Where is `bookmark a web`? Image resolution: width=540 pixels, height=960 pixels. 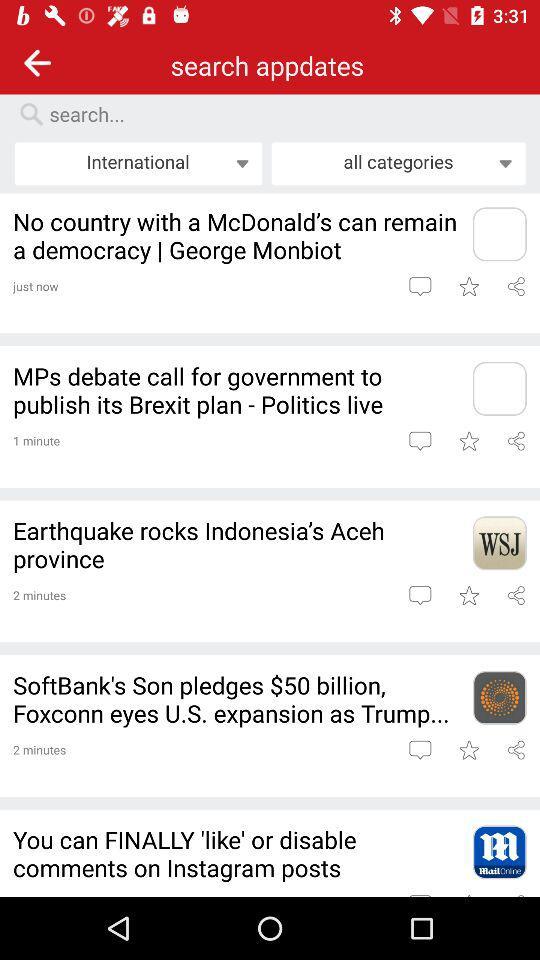
bookmark a web is located at coordinates (468, 595).